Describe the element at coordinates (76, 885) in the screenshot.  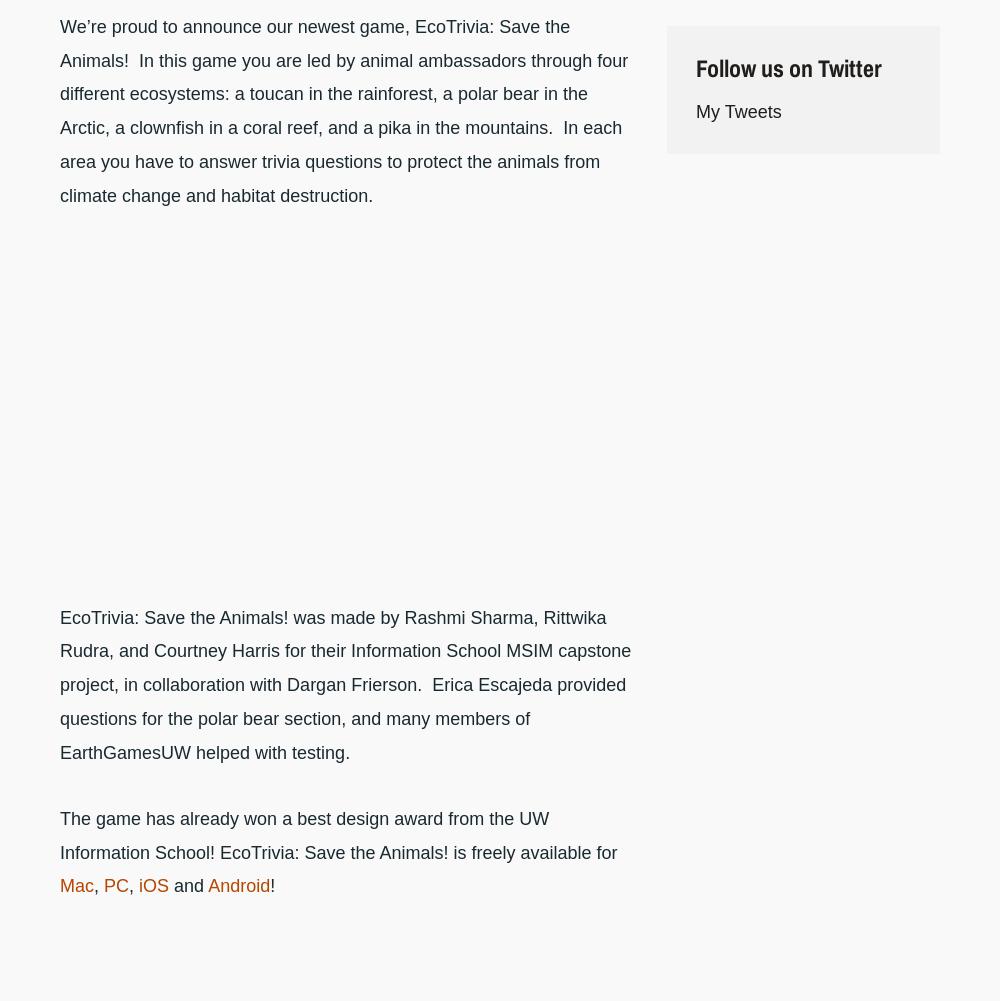
I see `'Mac'` at that location.